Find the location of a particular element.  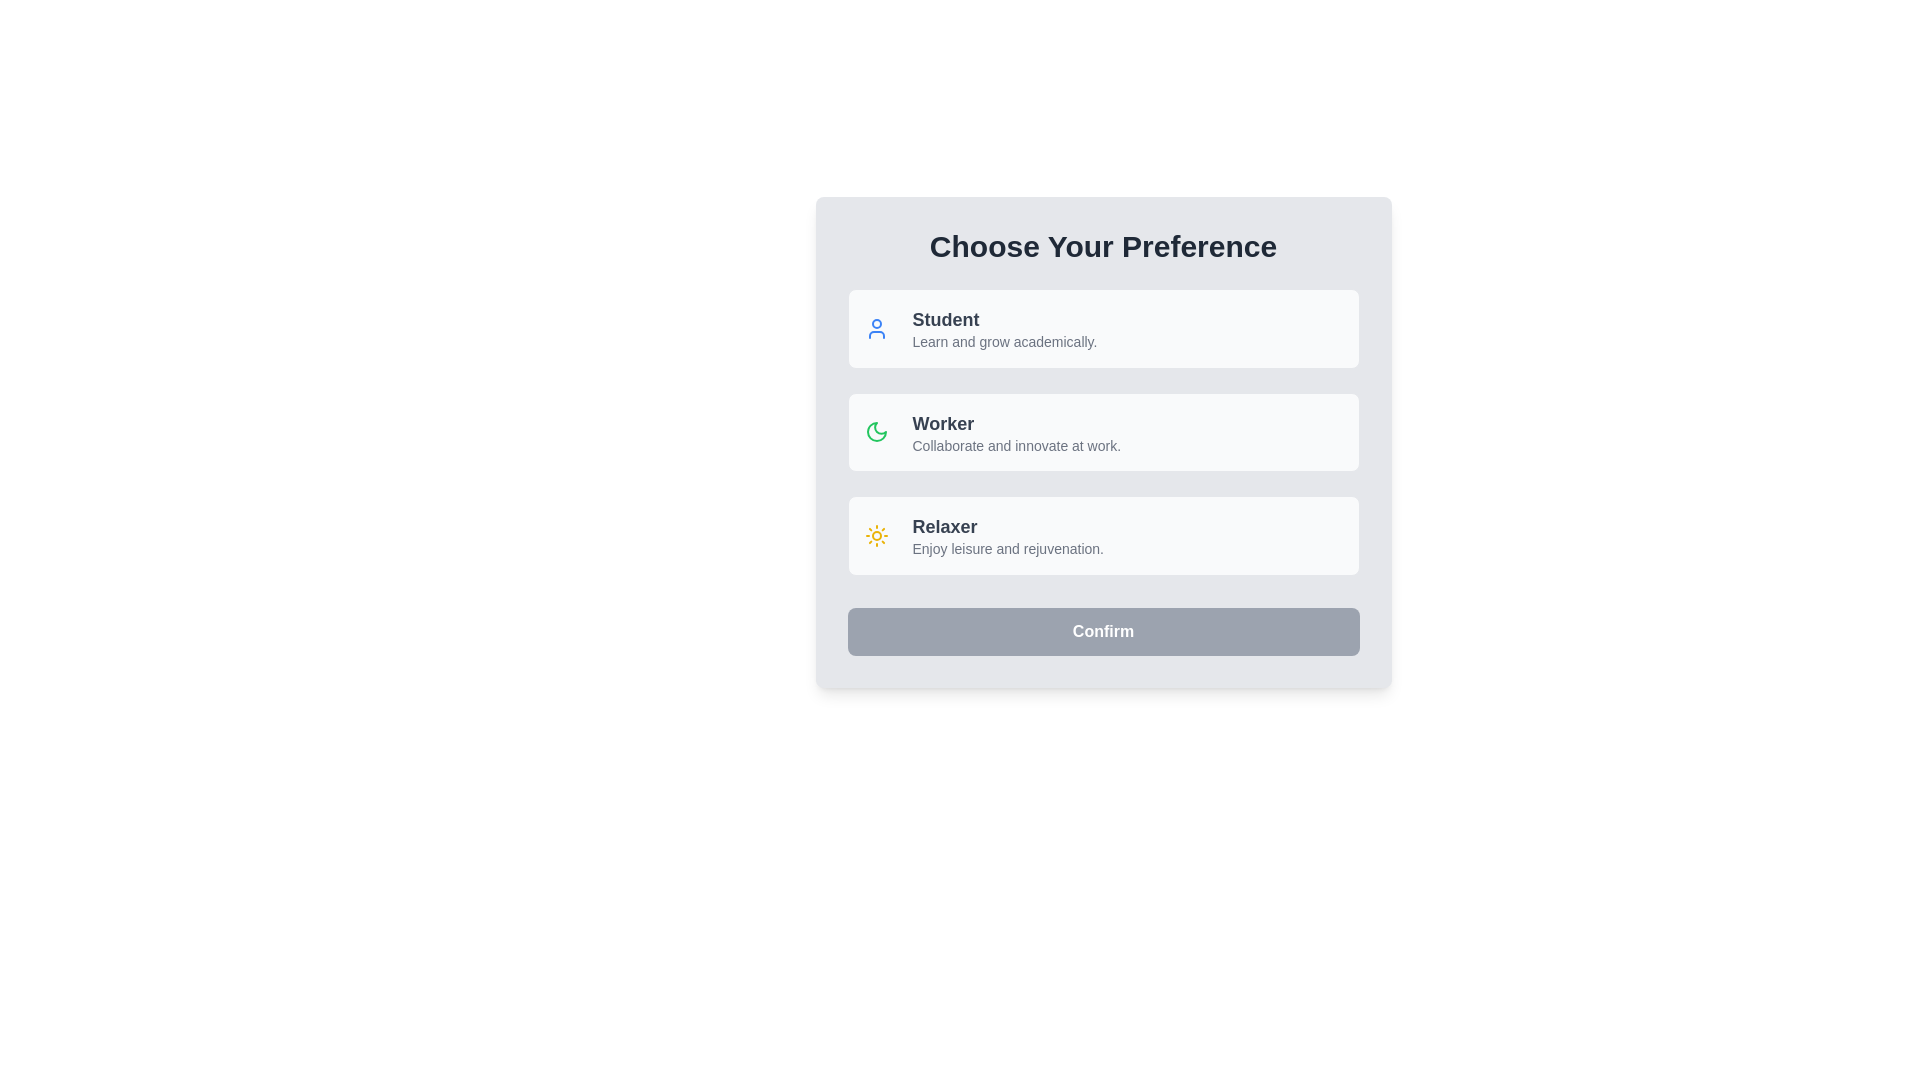

the 'Student' text description component in the options menu, which is the first item in a list under the 'Choose Your Preference' card is located at coordinates (1004, 327).